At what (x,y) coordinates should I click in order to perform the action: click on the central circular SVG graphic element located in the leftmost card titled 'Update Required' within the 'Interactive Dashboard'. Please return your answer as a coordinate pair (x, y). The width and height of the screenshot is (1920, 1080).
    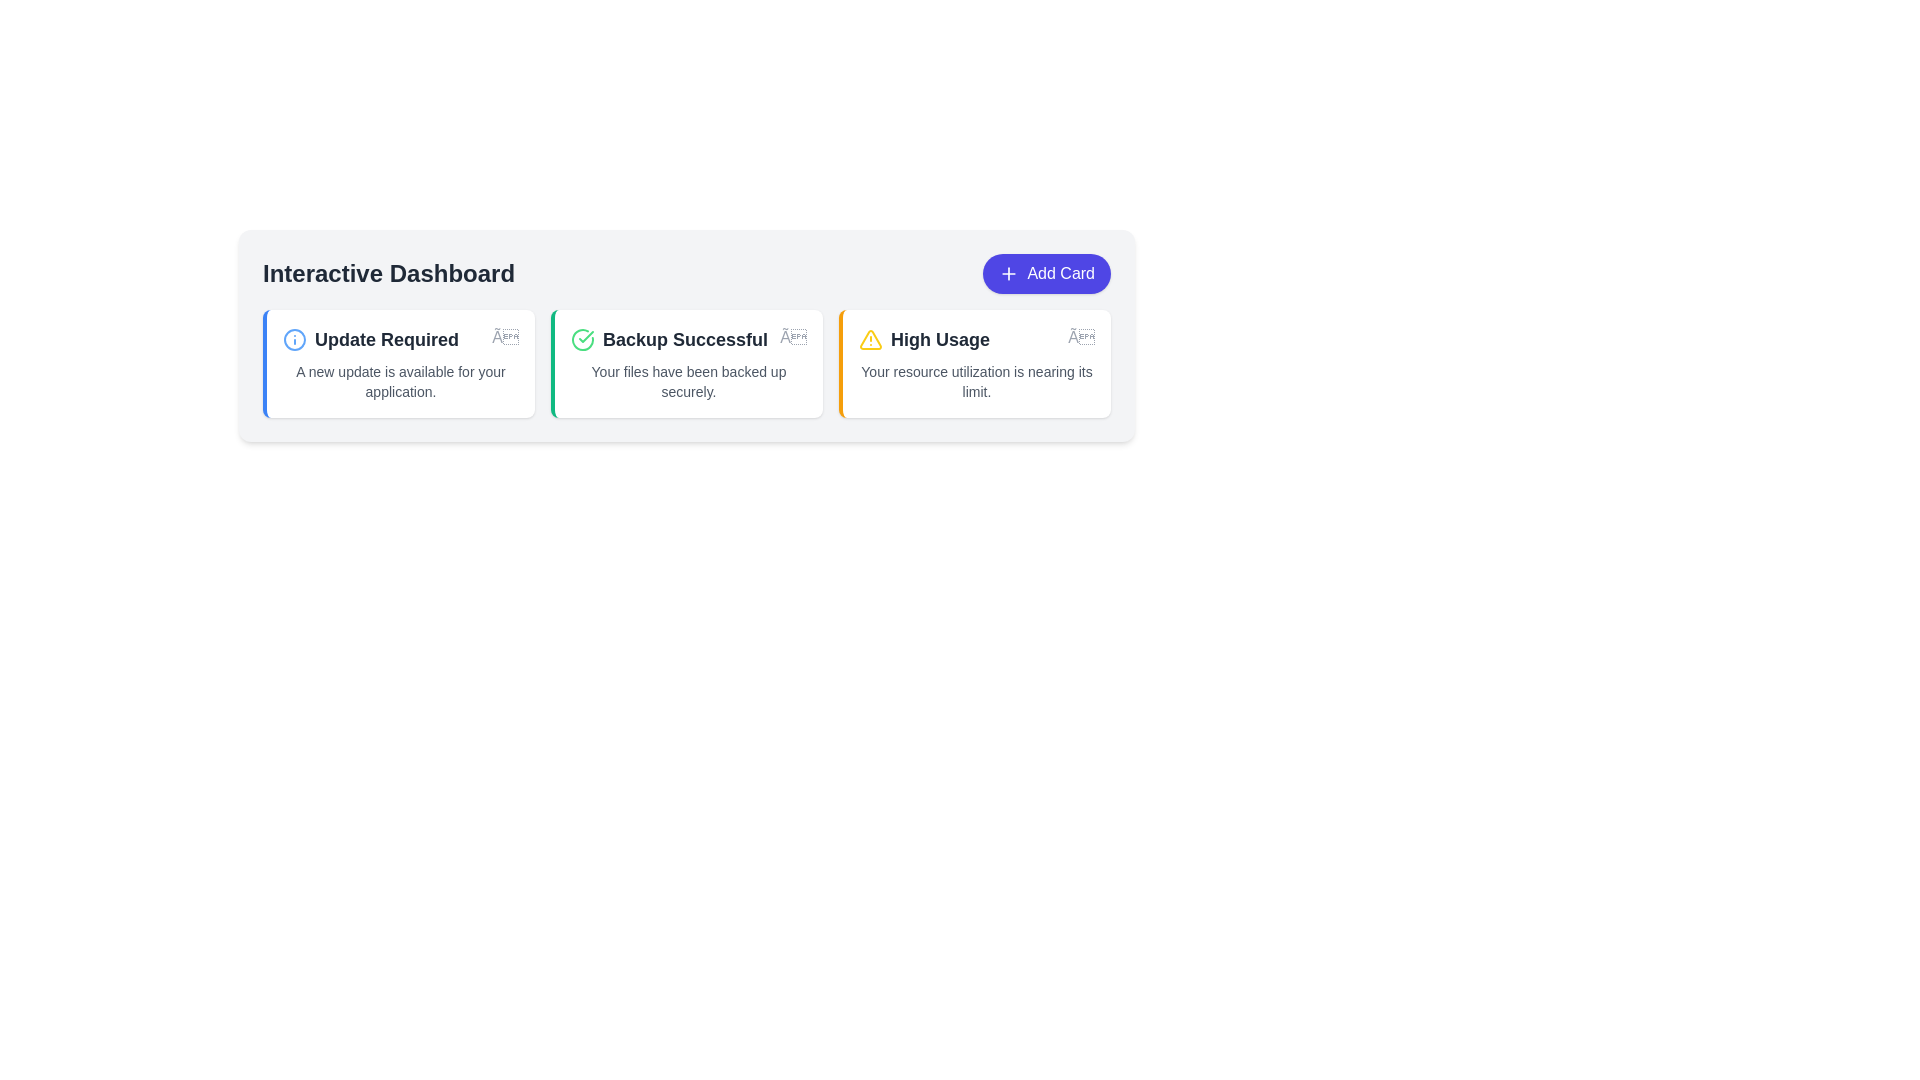
    Looking at the image, I should click on (293, 338).